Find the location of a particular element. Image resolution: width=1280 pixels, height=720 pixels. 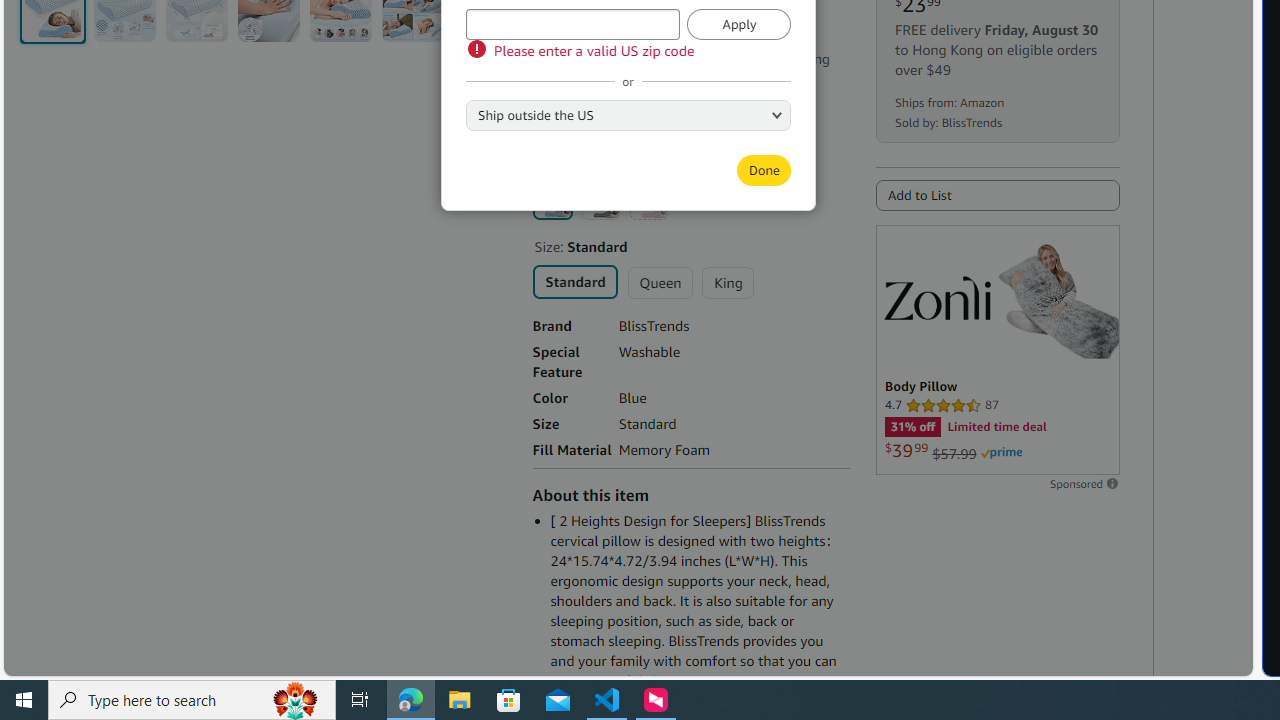

'King' is located at coordinates (726, 282).